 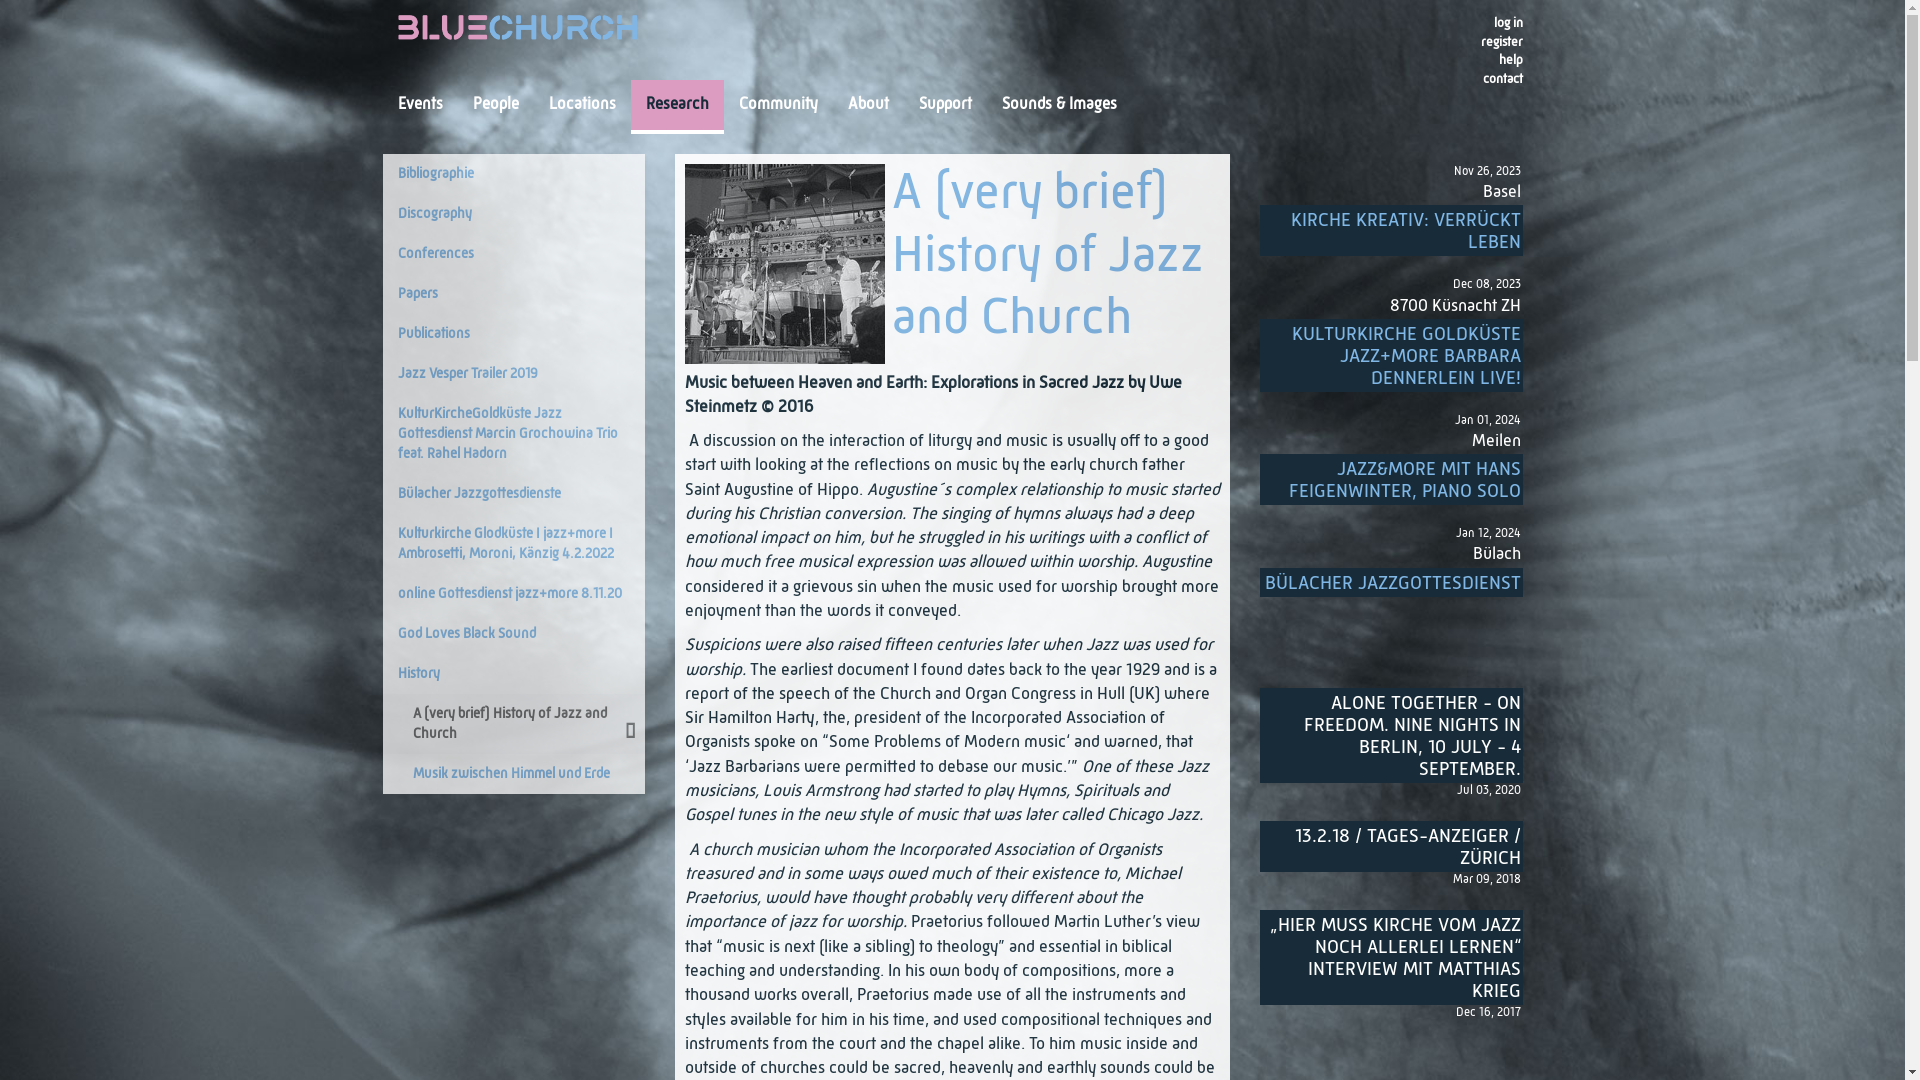 I want to click on 'register', so click(x=1496, y=42).